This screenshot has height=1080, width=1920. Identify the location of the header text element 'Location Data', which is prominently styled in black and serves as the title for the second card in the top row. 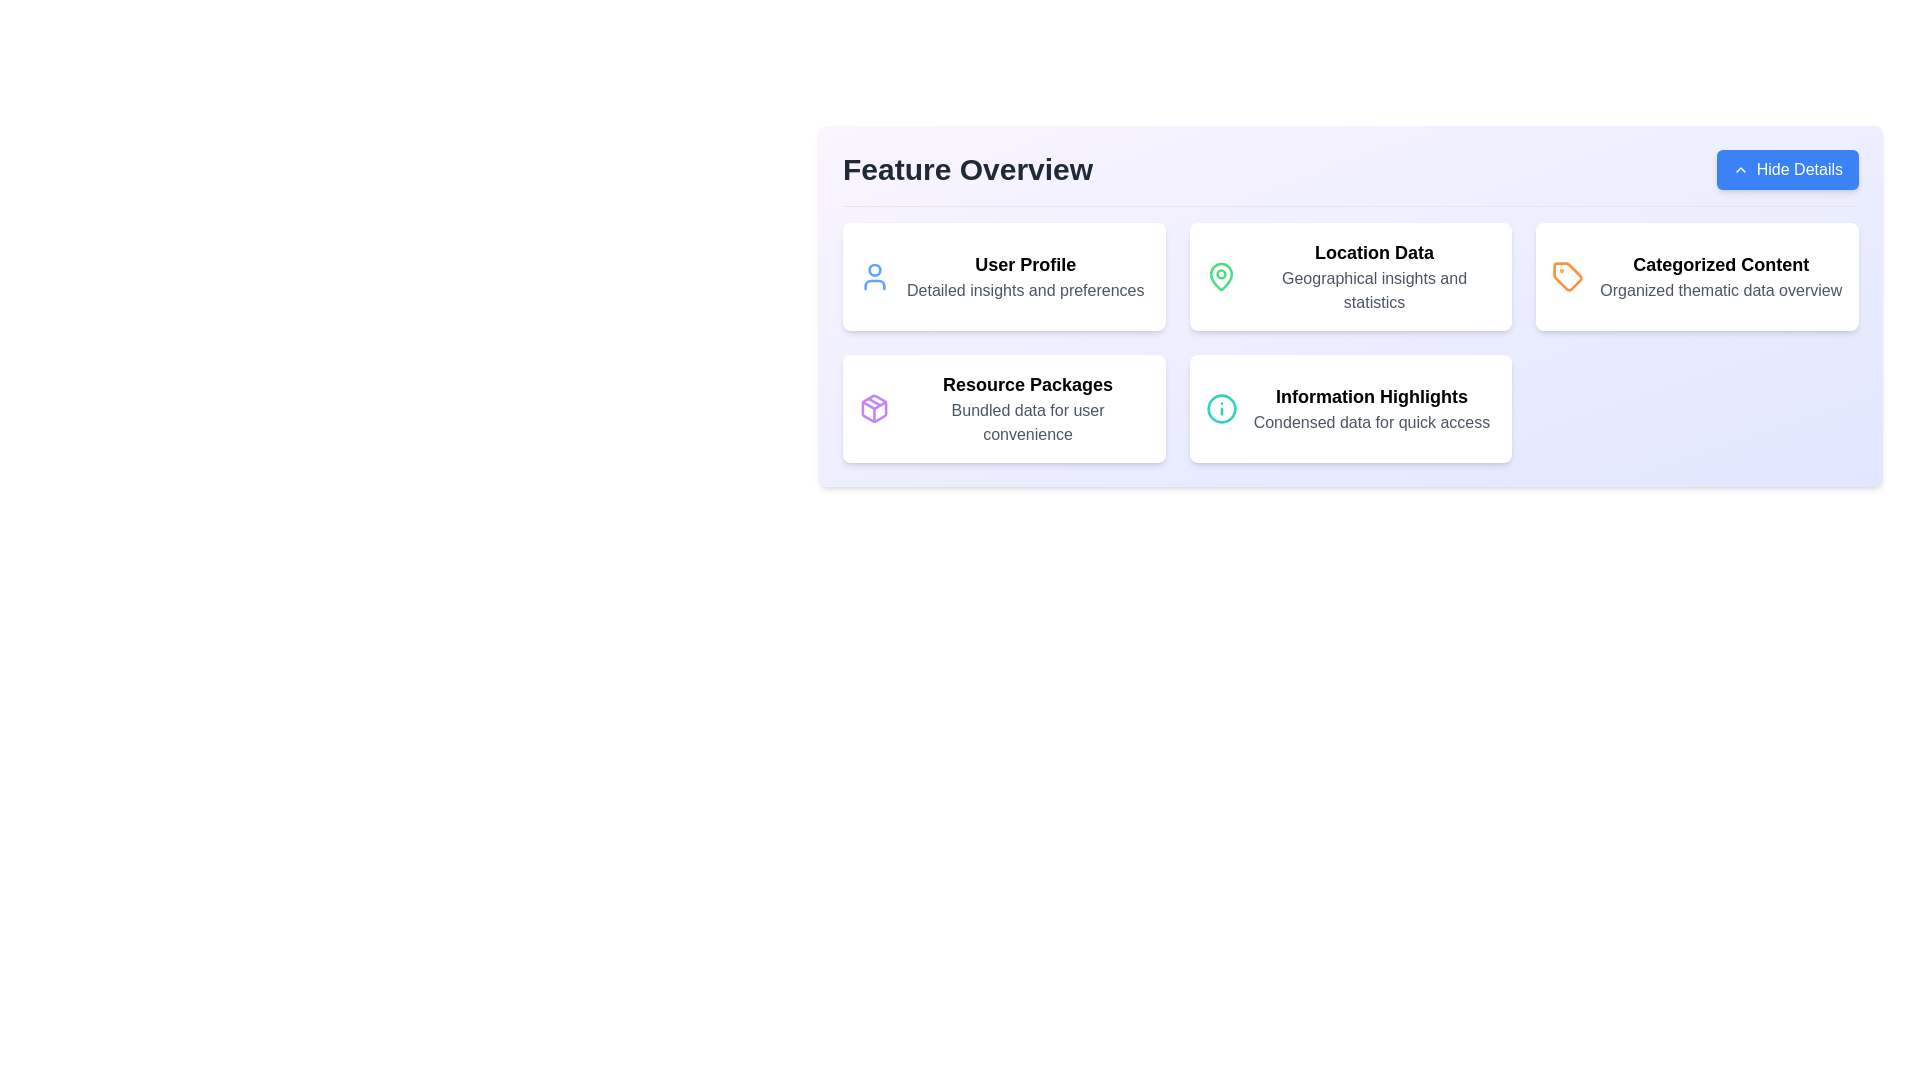
(1373, 252).